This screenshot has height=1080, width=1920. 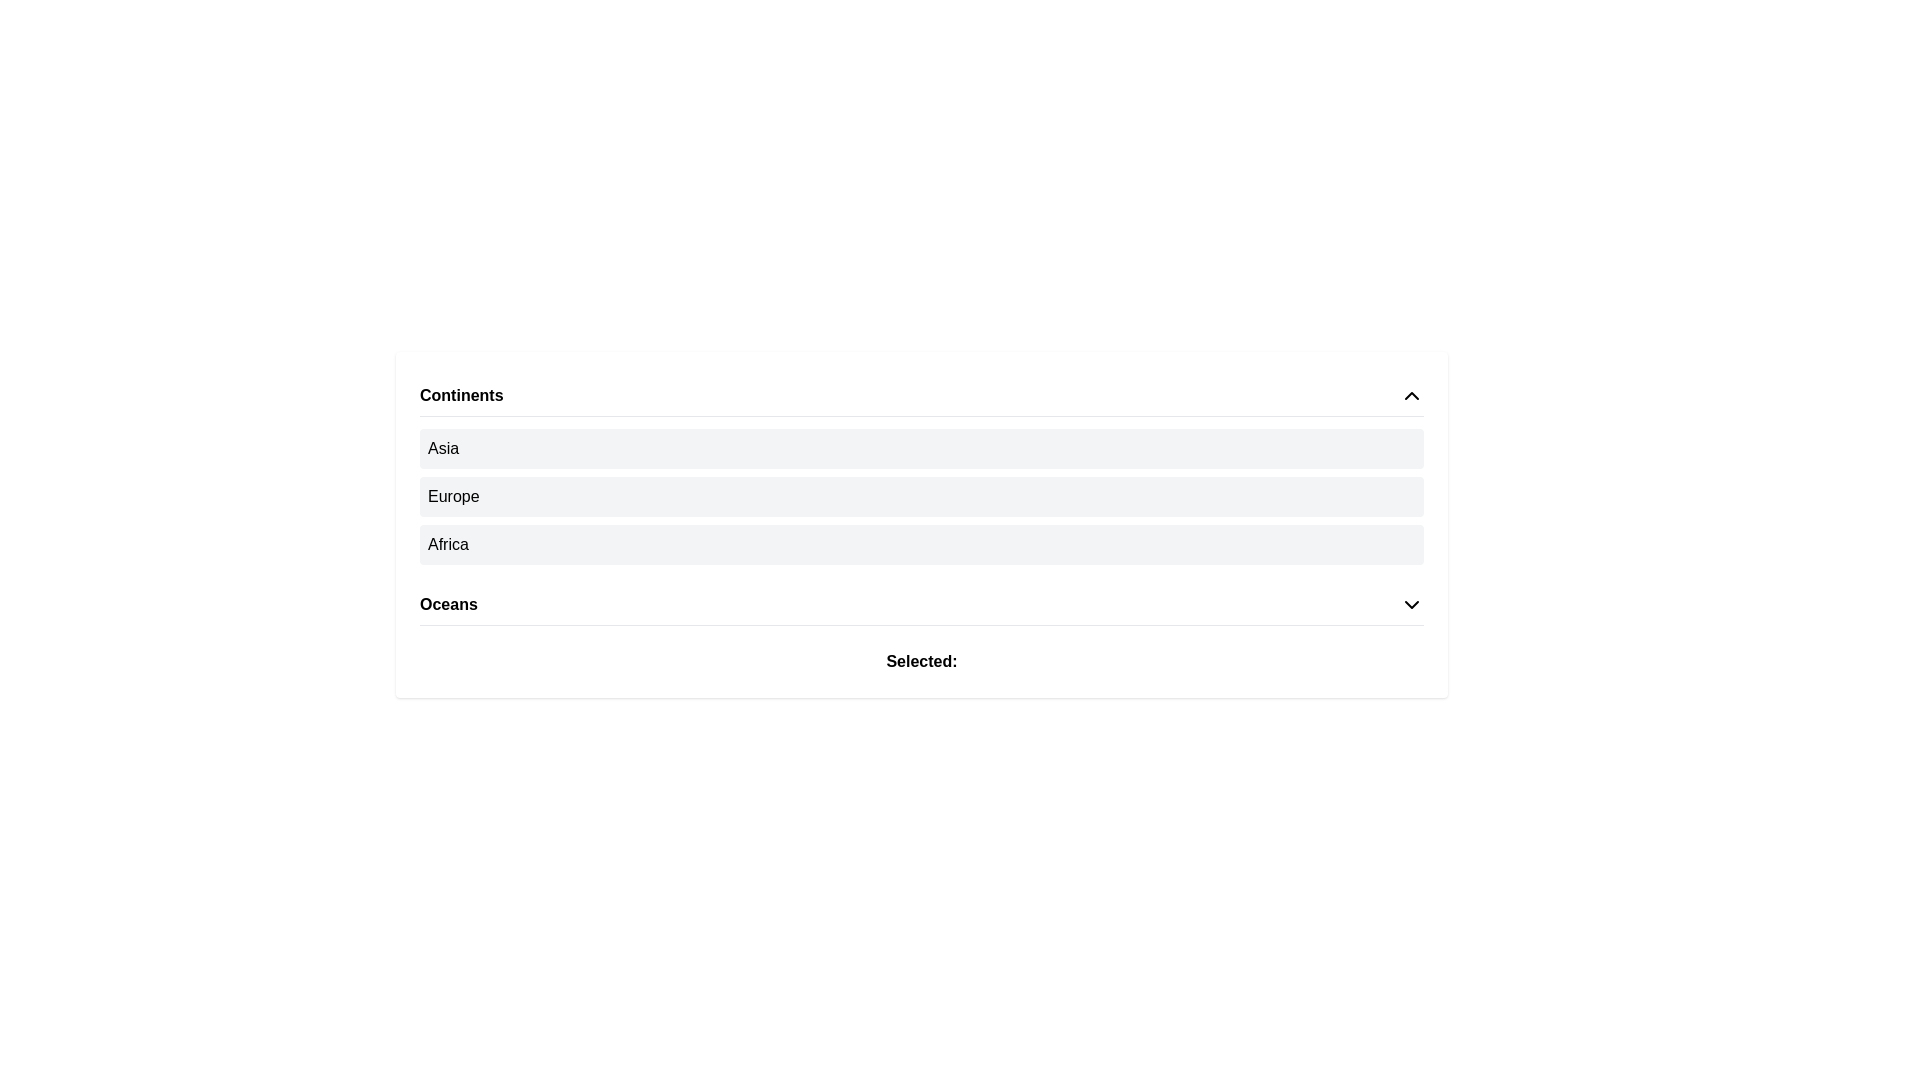 What do you see at coordinates (447, 604) in the screenshot?
I see `the text label displaying 'Oceans'` at bounding box center [447, 604].